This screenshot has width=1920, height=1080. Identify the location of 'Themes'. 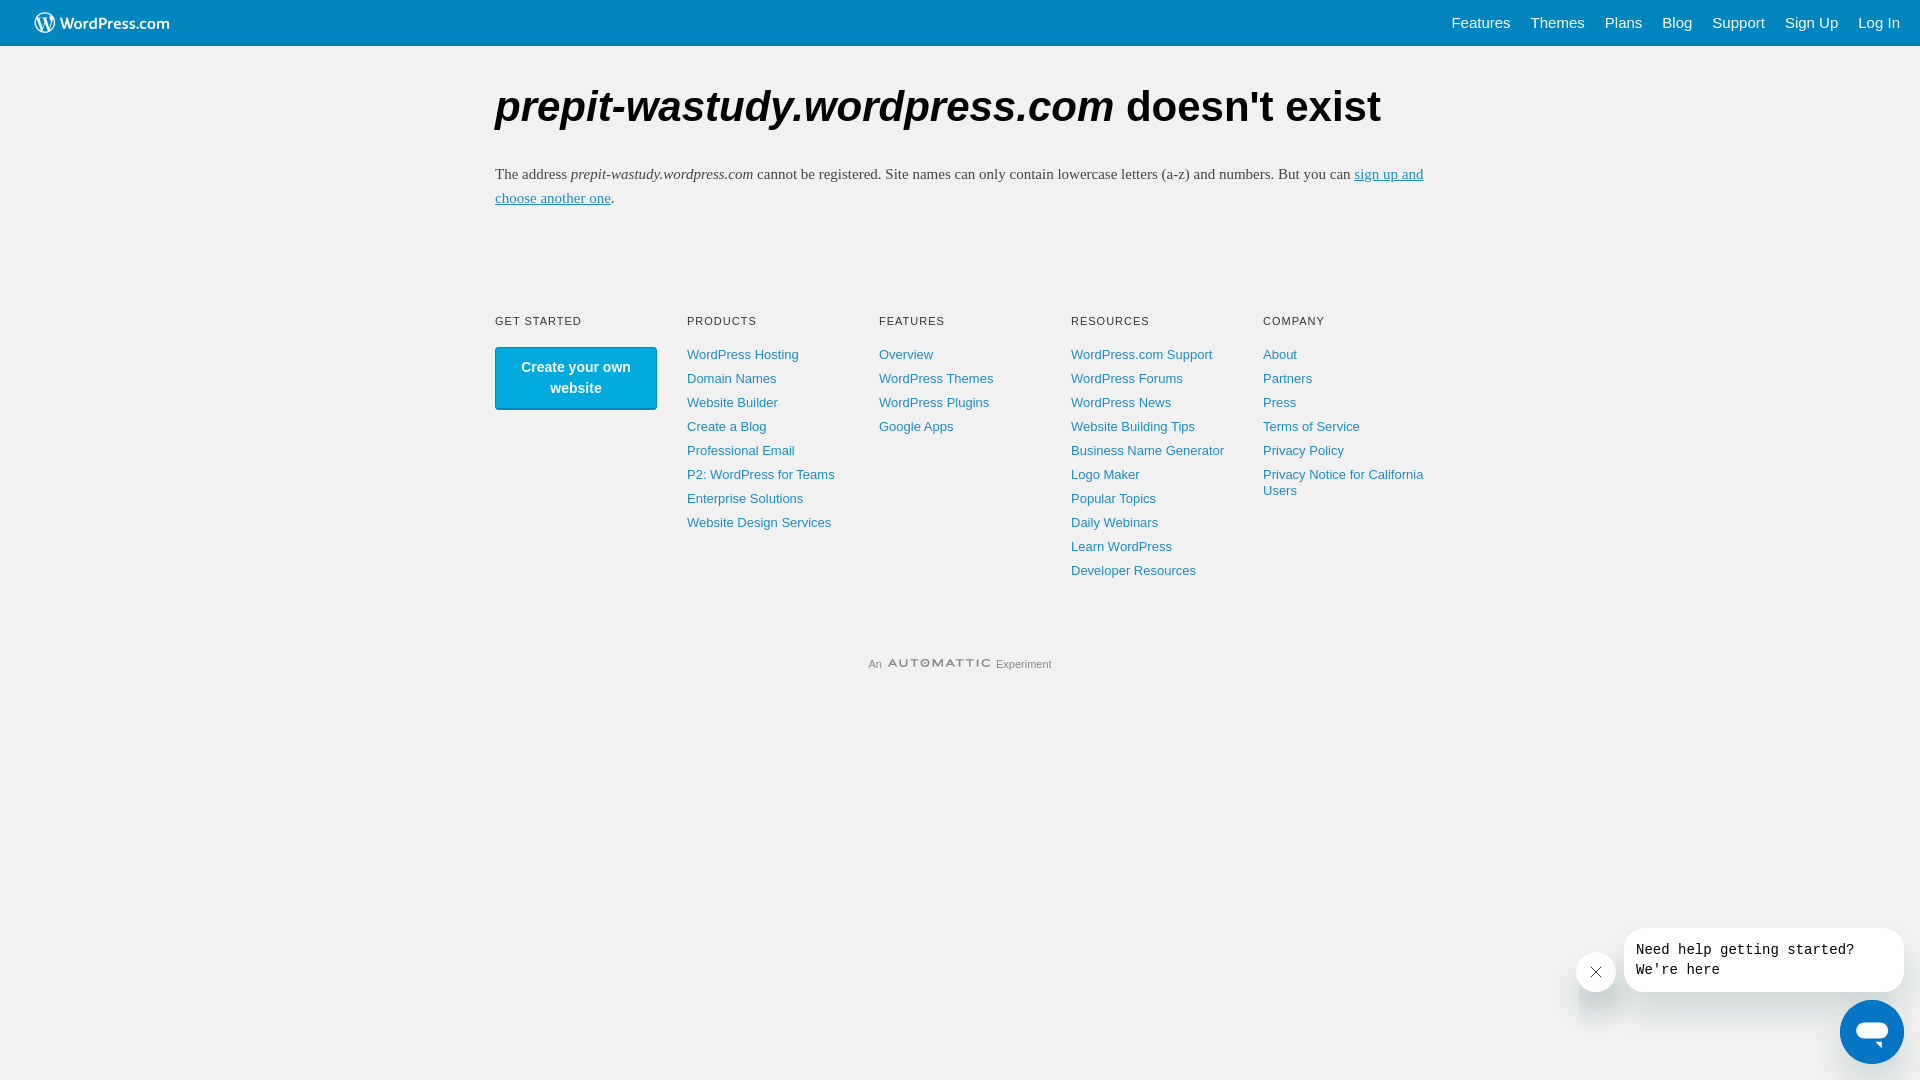
(1557, 23).